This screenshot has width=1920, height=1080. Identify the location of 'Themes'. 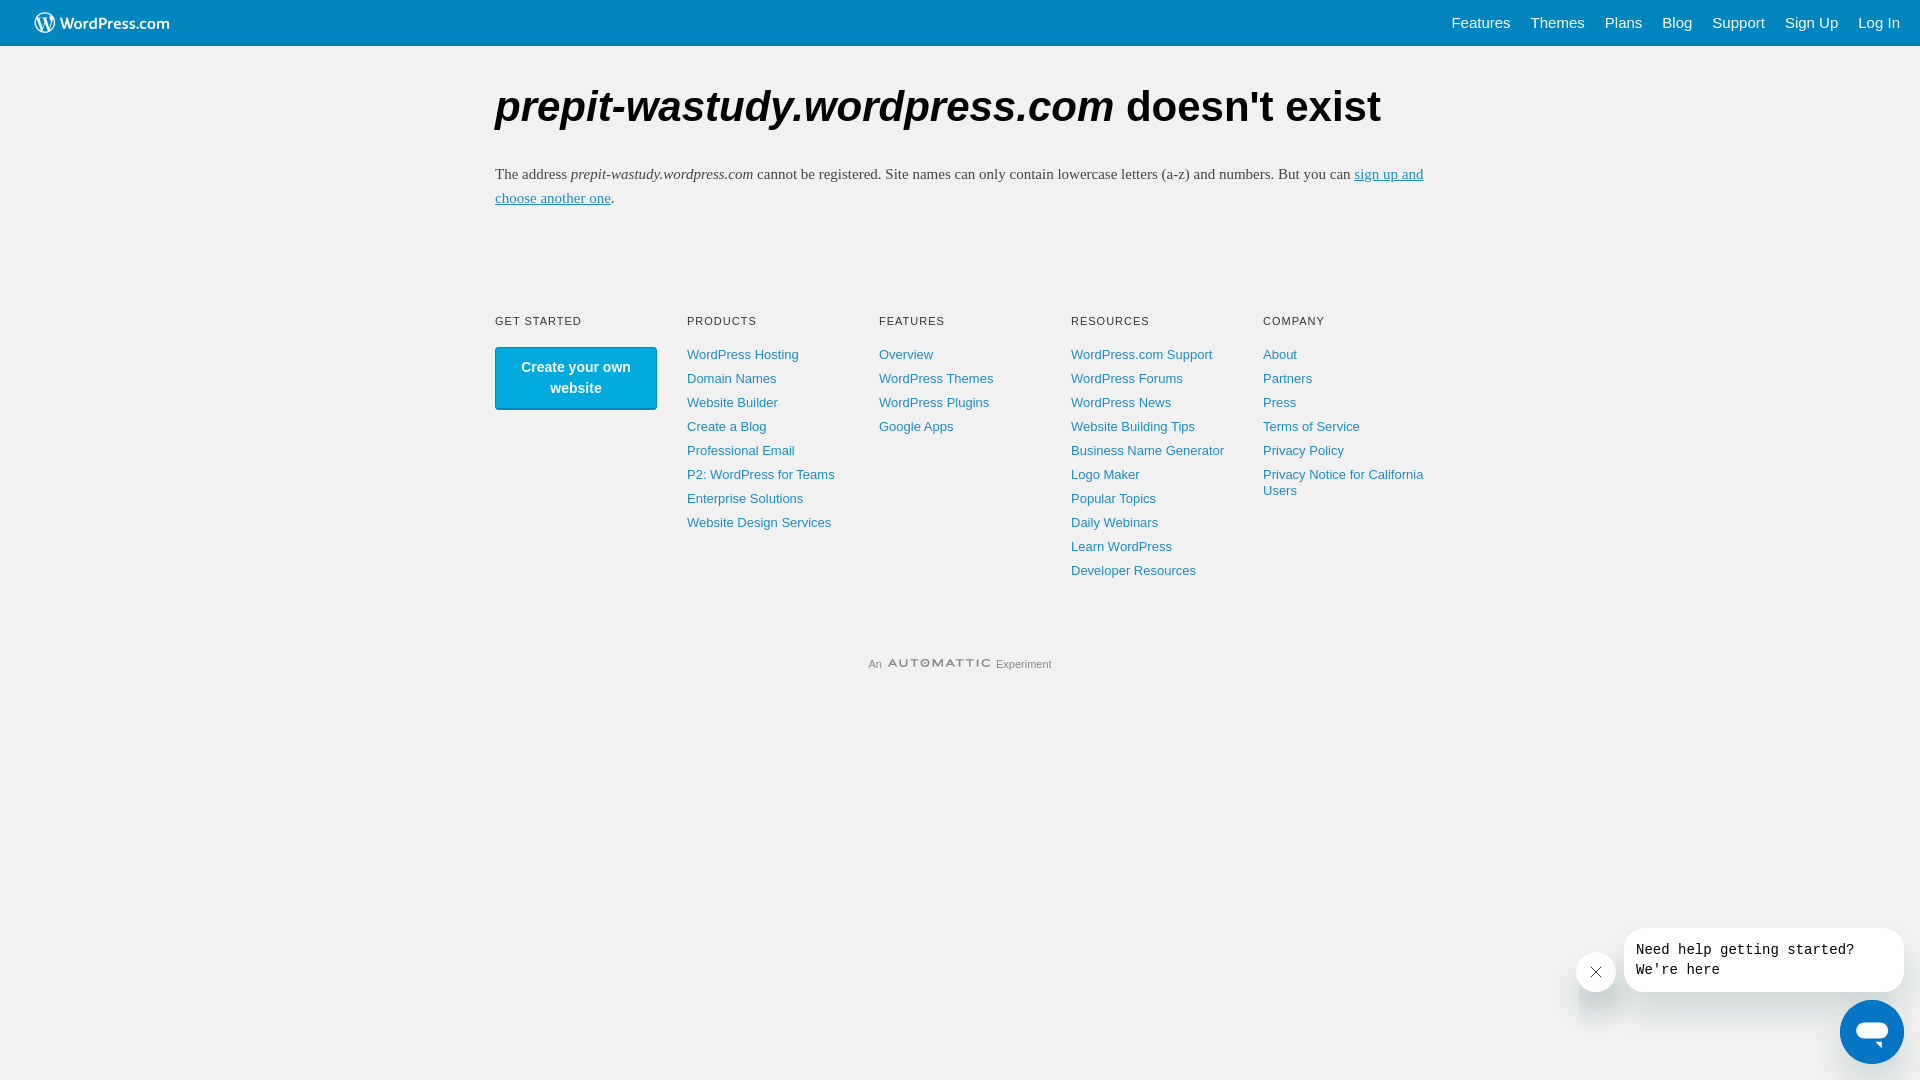
(1557, 23).